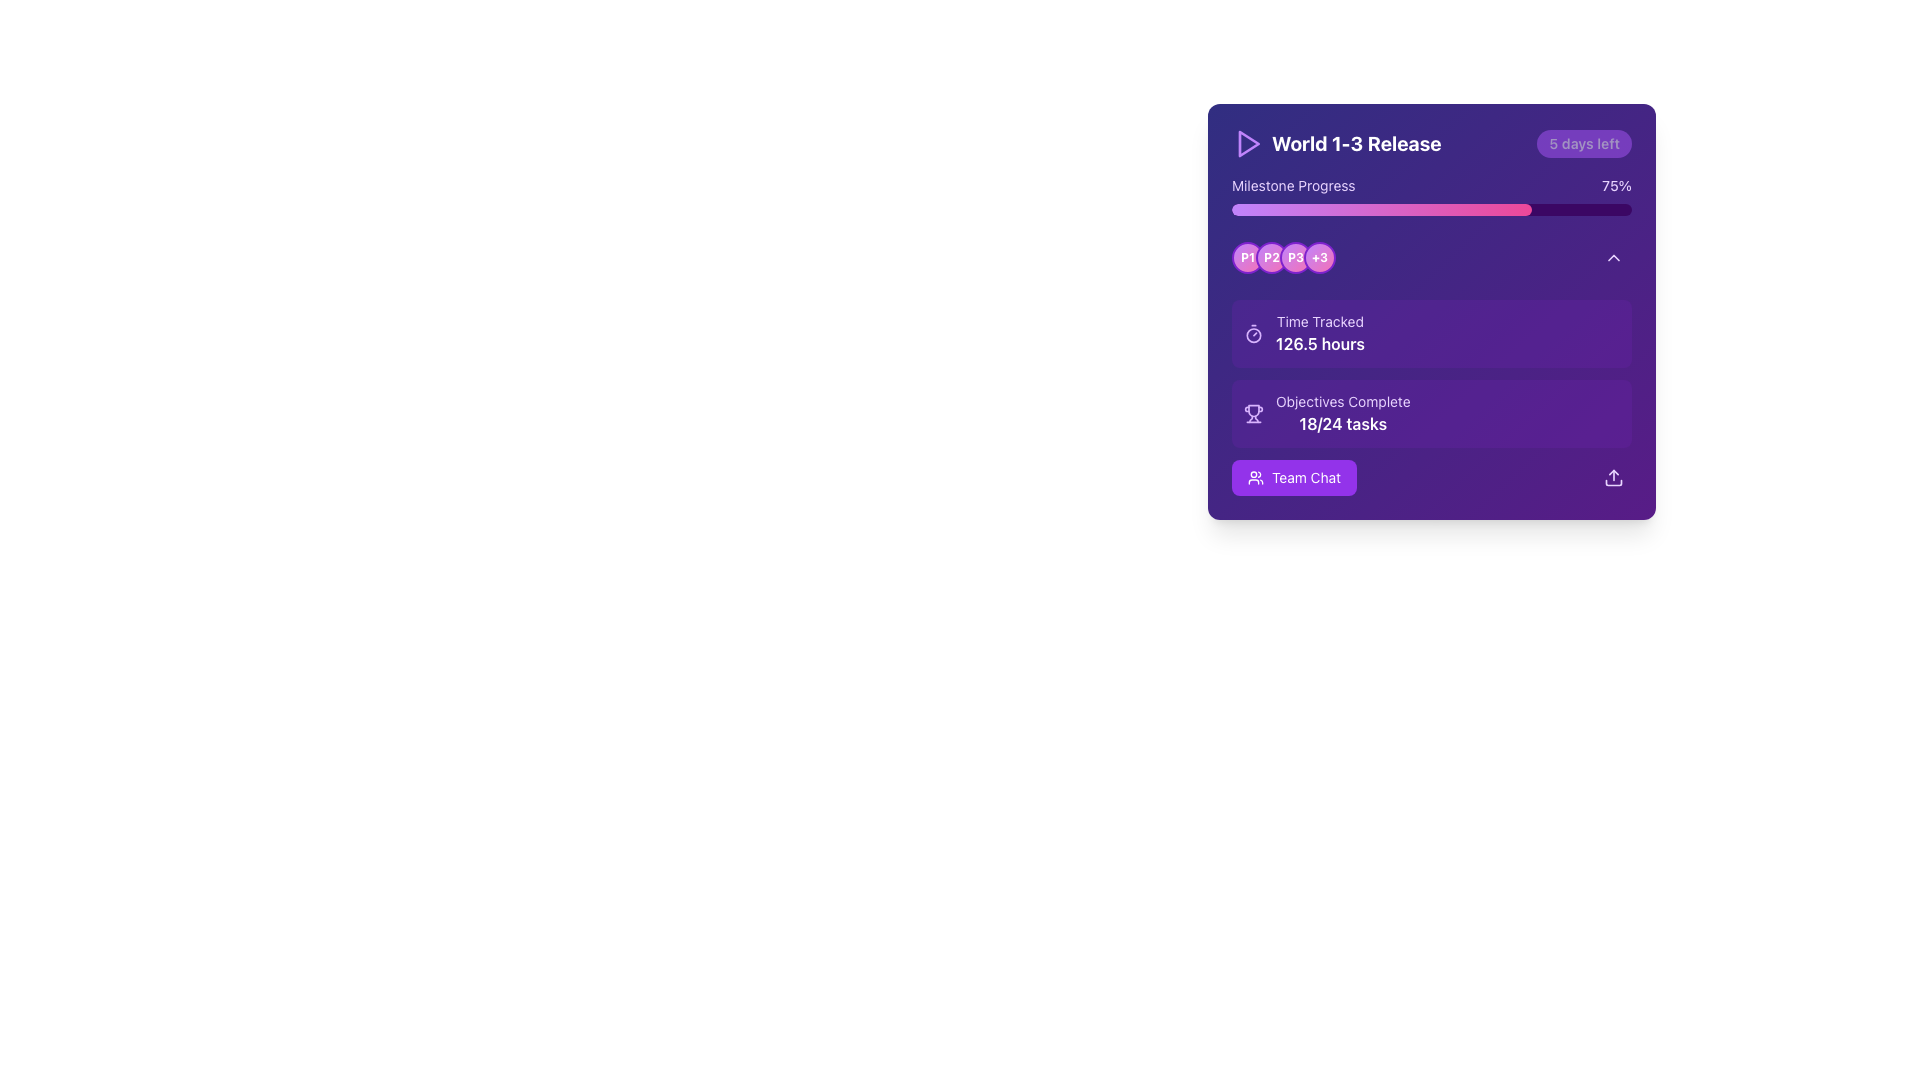 This screenshot has width=1920, height=1080. I want to click on the static text label that displays 'Objectives Complete', which is styled in a small muted purple font, located within a purple card interface above the text '18/24 tasks', so click(1343, 401).